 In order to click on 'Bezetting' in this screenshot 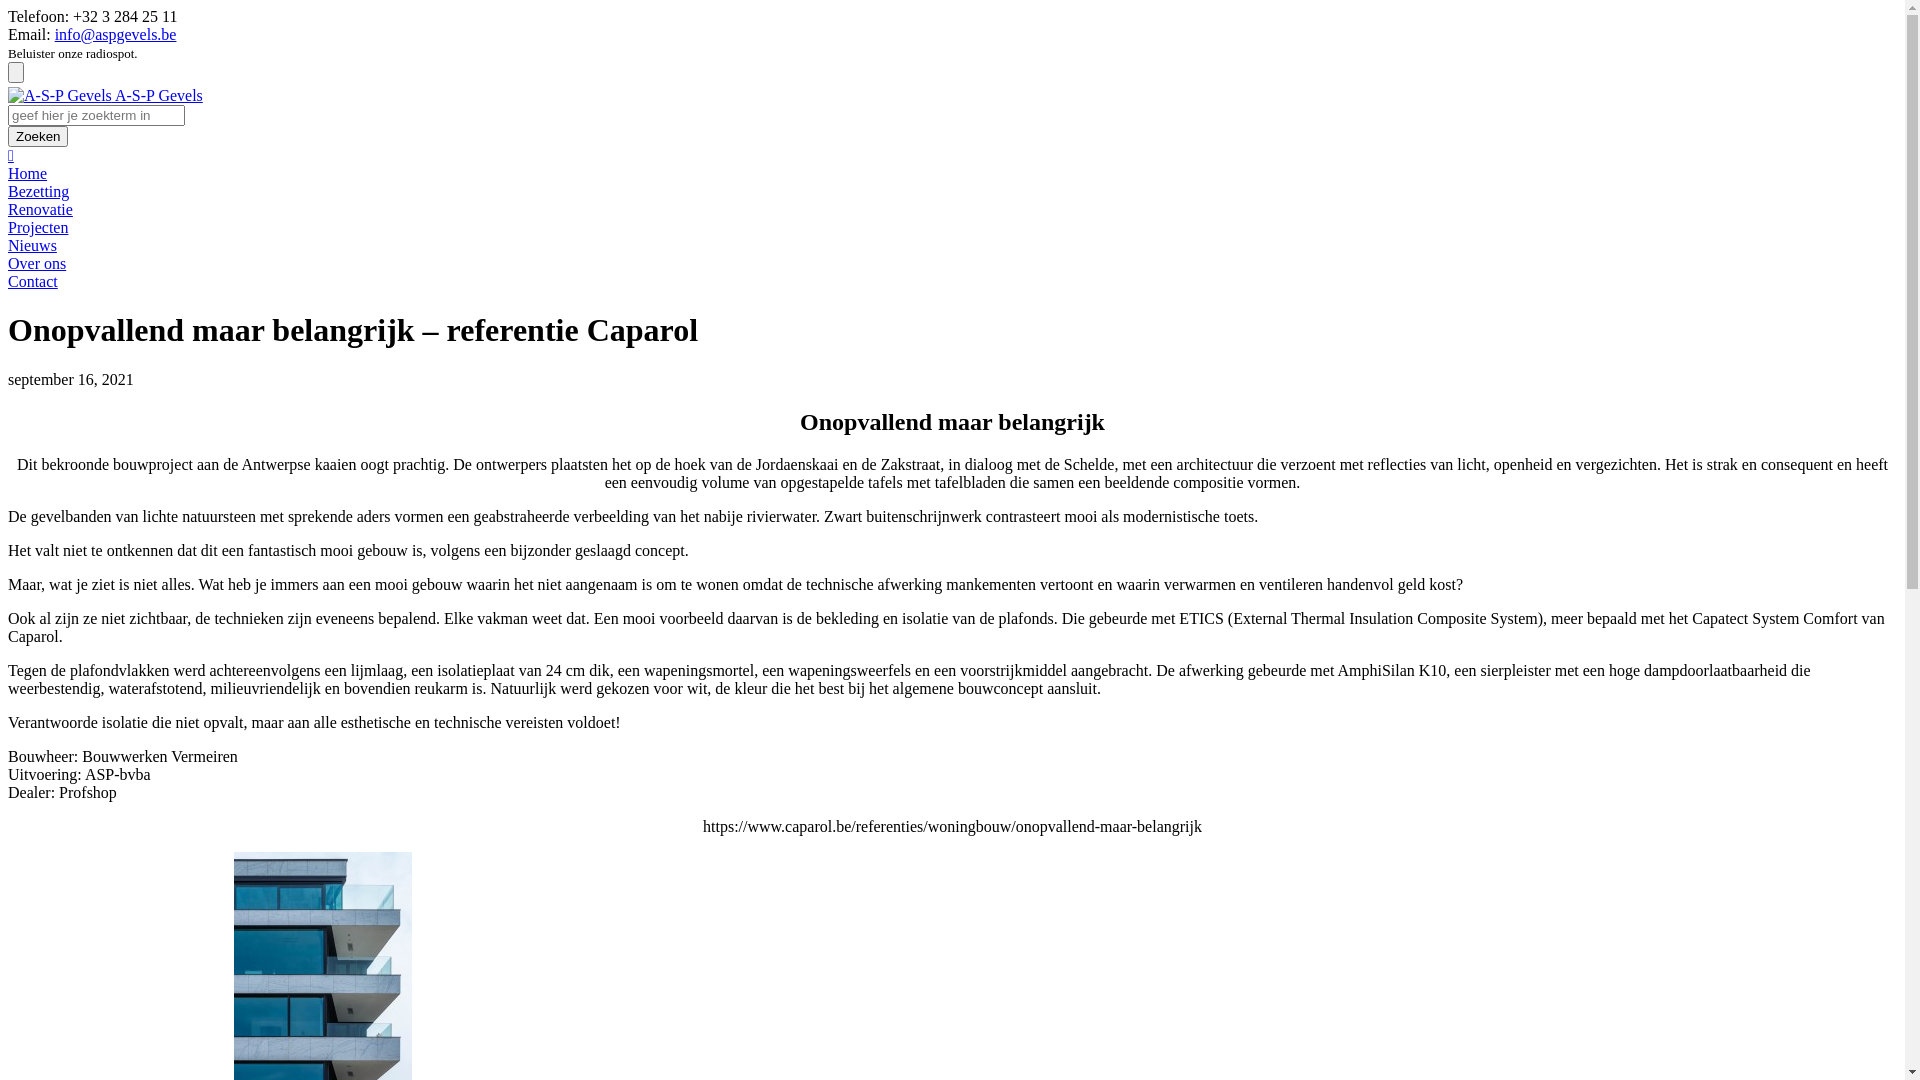, I will do `click(38, 191)`.